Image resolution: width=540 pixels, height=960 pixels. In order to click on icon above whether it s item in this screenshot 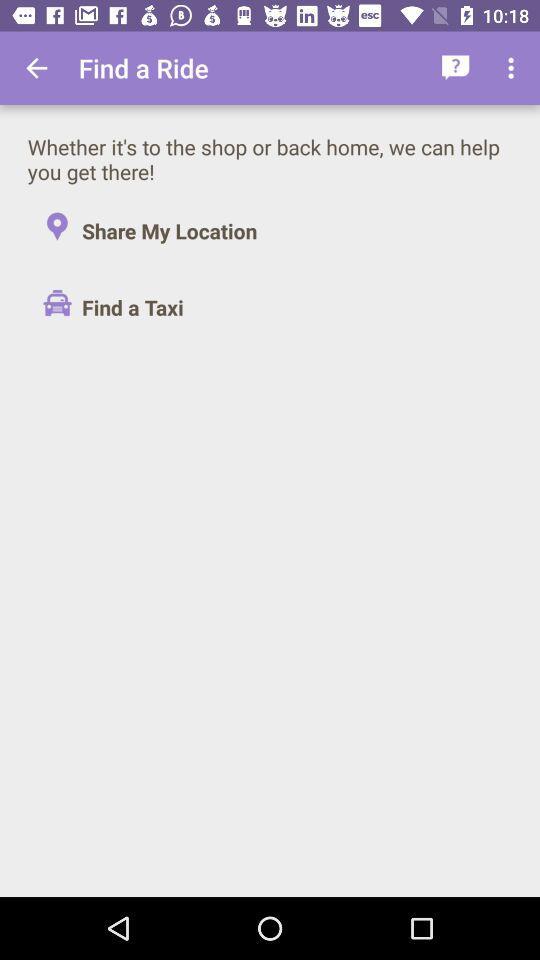, I will do `click(455, 68)`.